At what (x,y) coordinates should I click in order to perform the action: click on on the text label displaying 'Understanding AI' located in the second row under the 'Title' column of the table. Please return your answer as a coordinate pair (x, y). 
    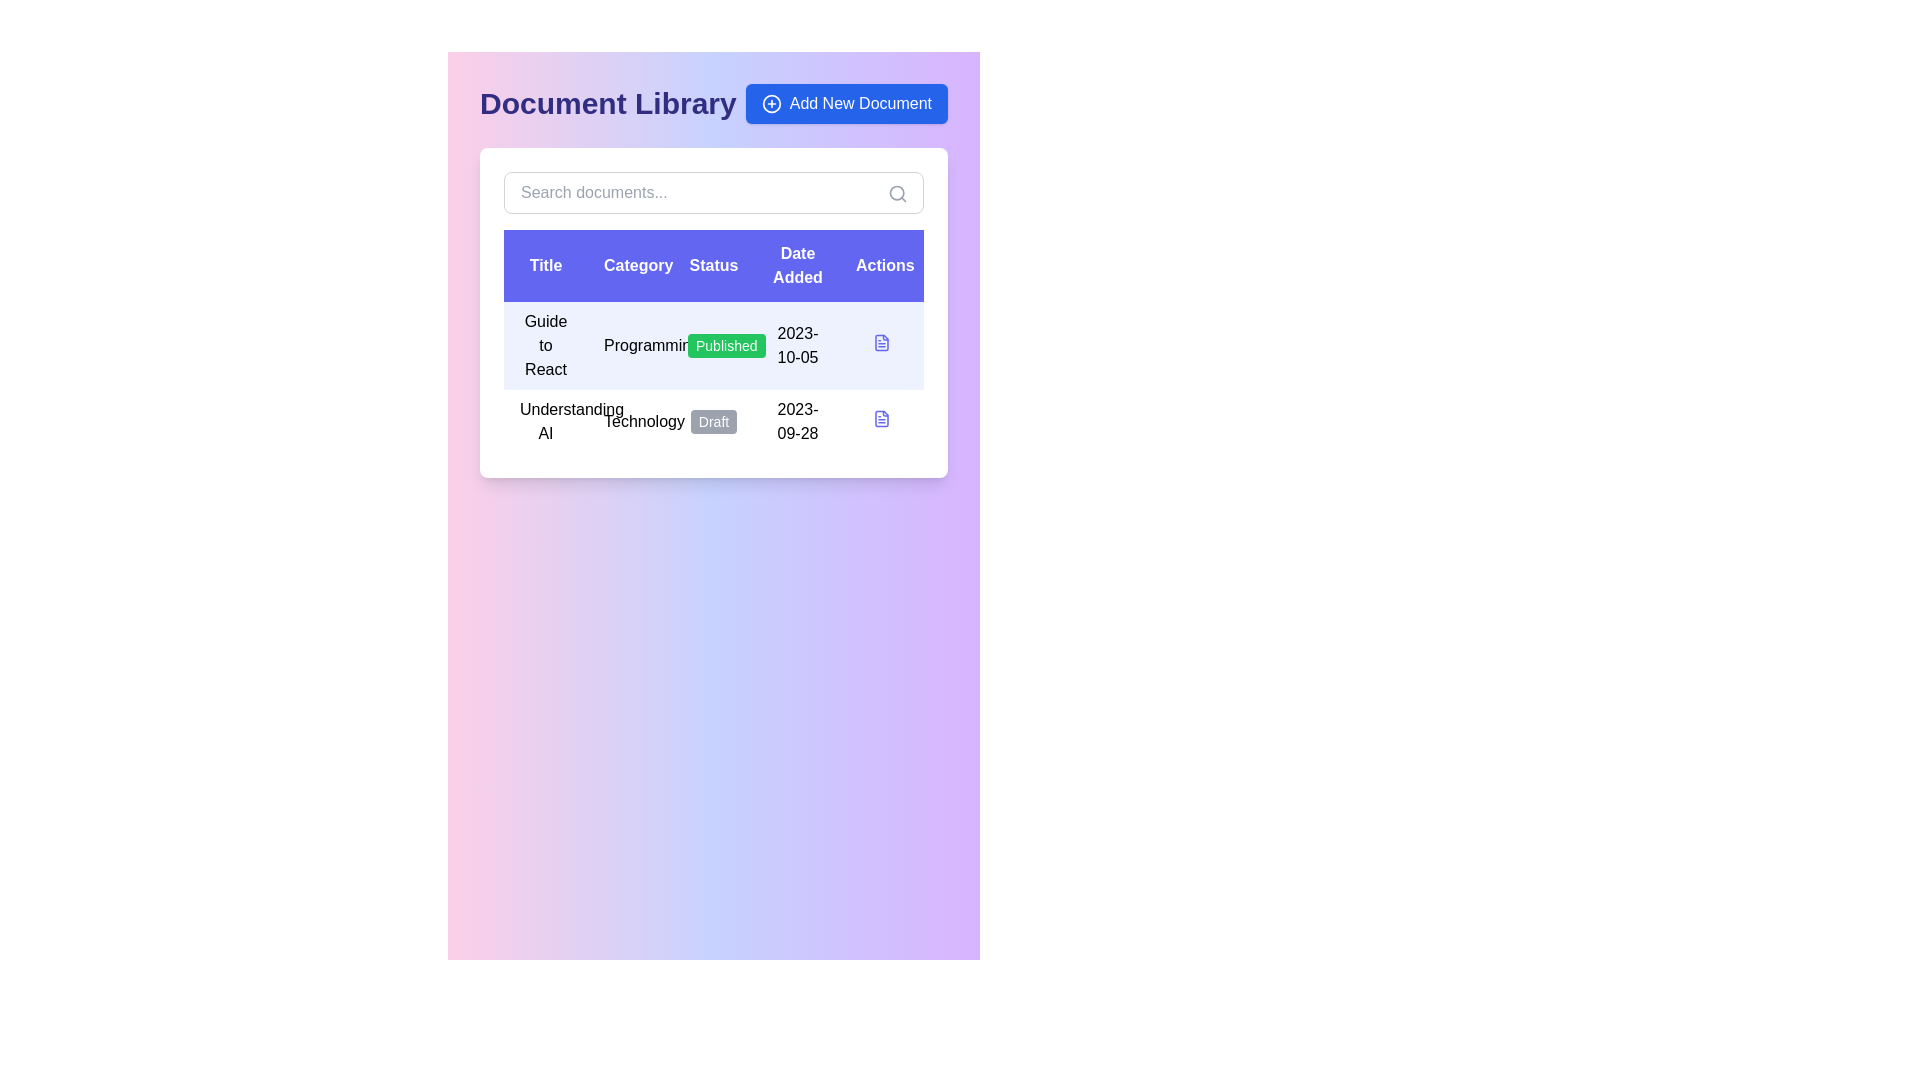
    Looking at the image, I should click on (546, 420).